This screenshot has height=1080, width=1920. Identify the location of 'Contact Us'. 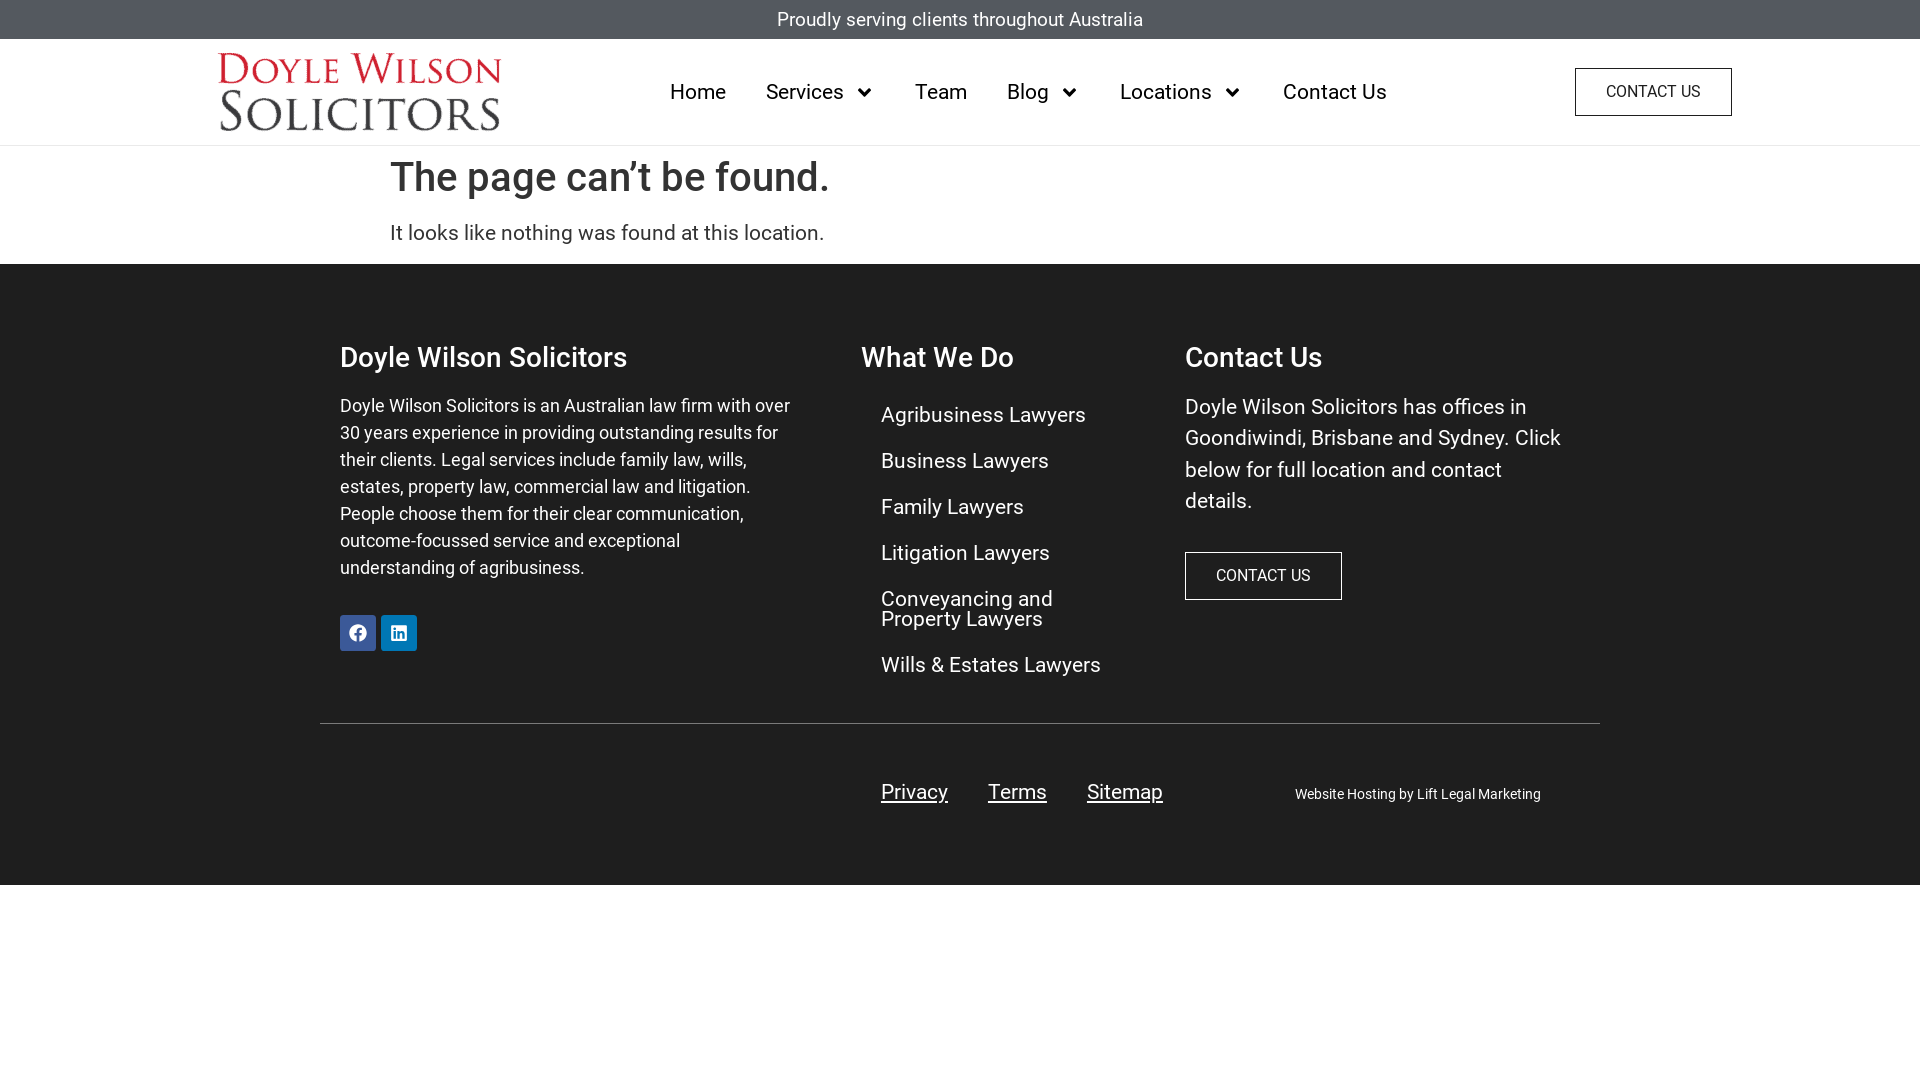
(1261, 91).